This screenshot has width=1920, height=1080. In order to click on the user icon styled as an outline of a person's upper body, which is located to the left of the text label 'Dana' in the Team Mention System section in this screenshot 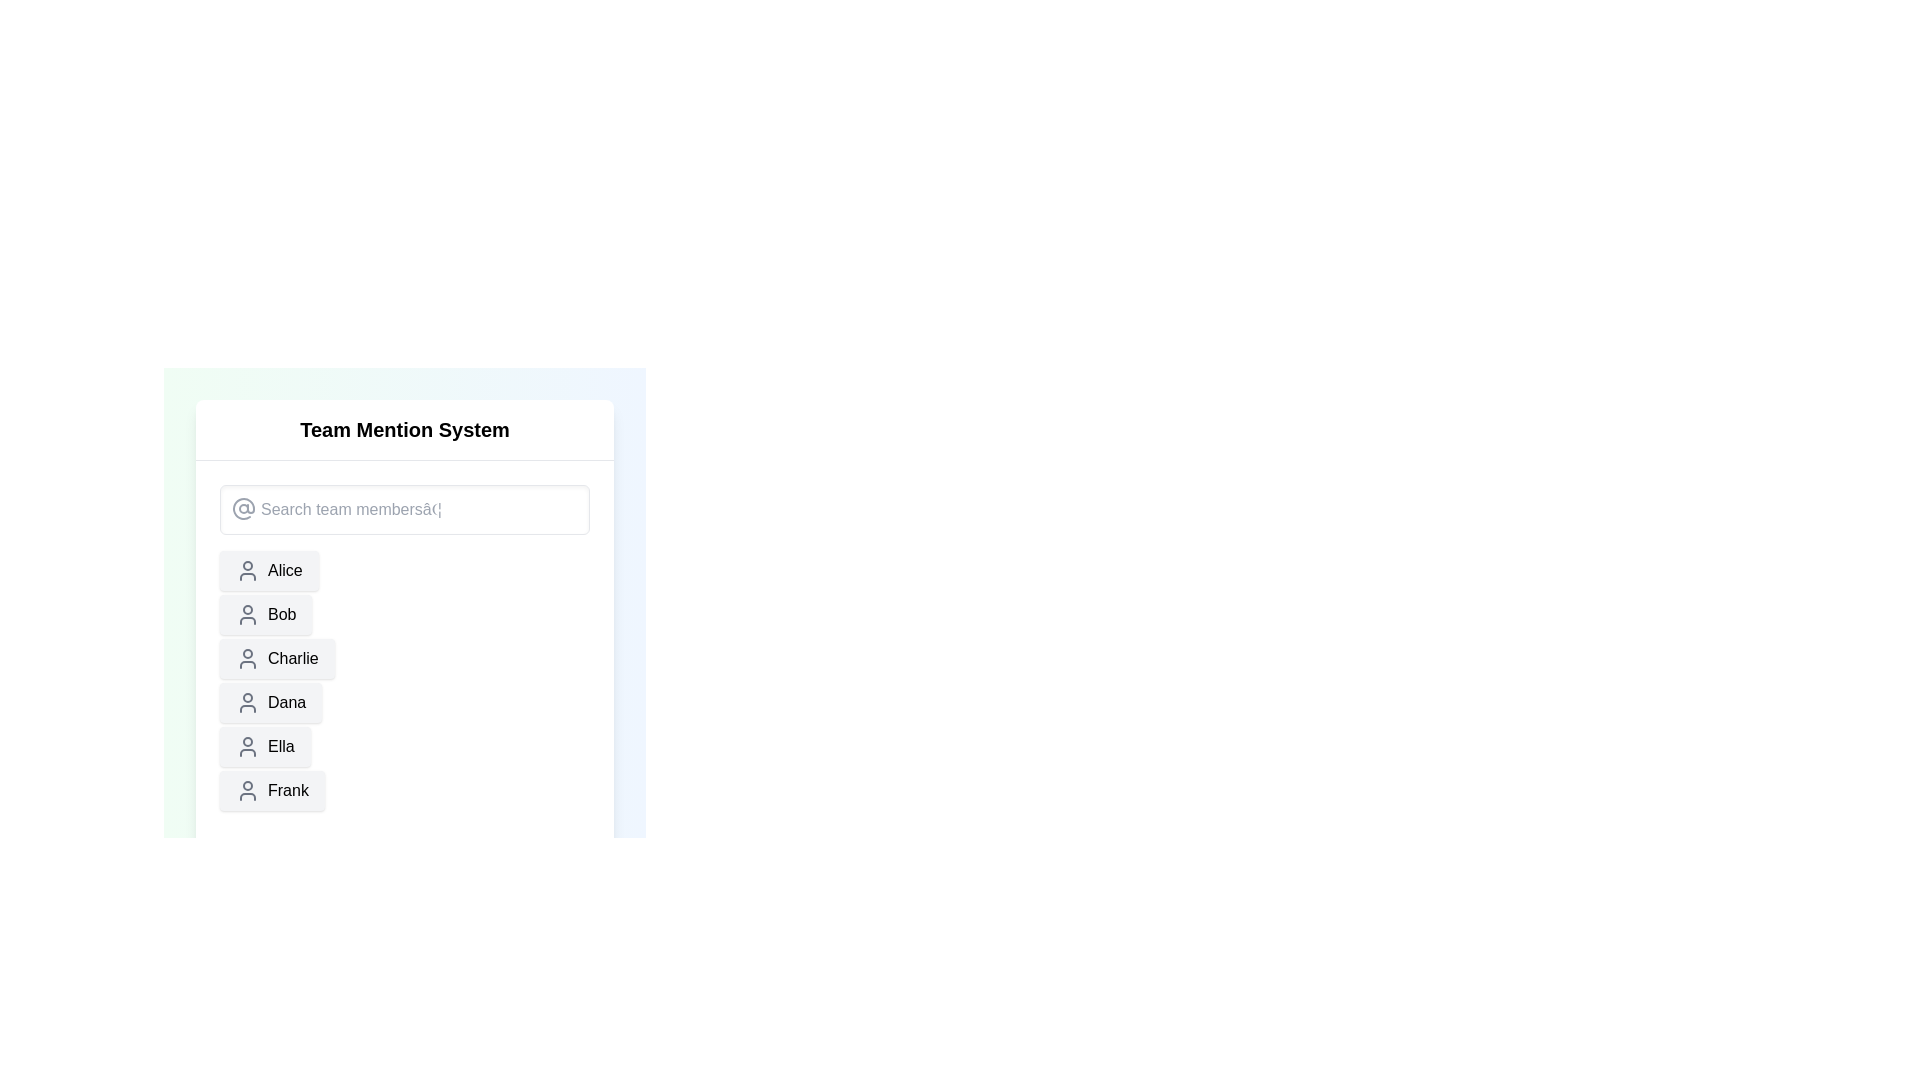, I will do `click(247, 701)`.